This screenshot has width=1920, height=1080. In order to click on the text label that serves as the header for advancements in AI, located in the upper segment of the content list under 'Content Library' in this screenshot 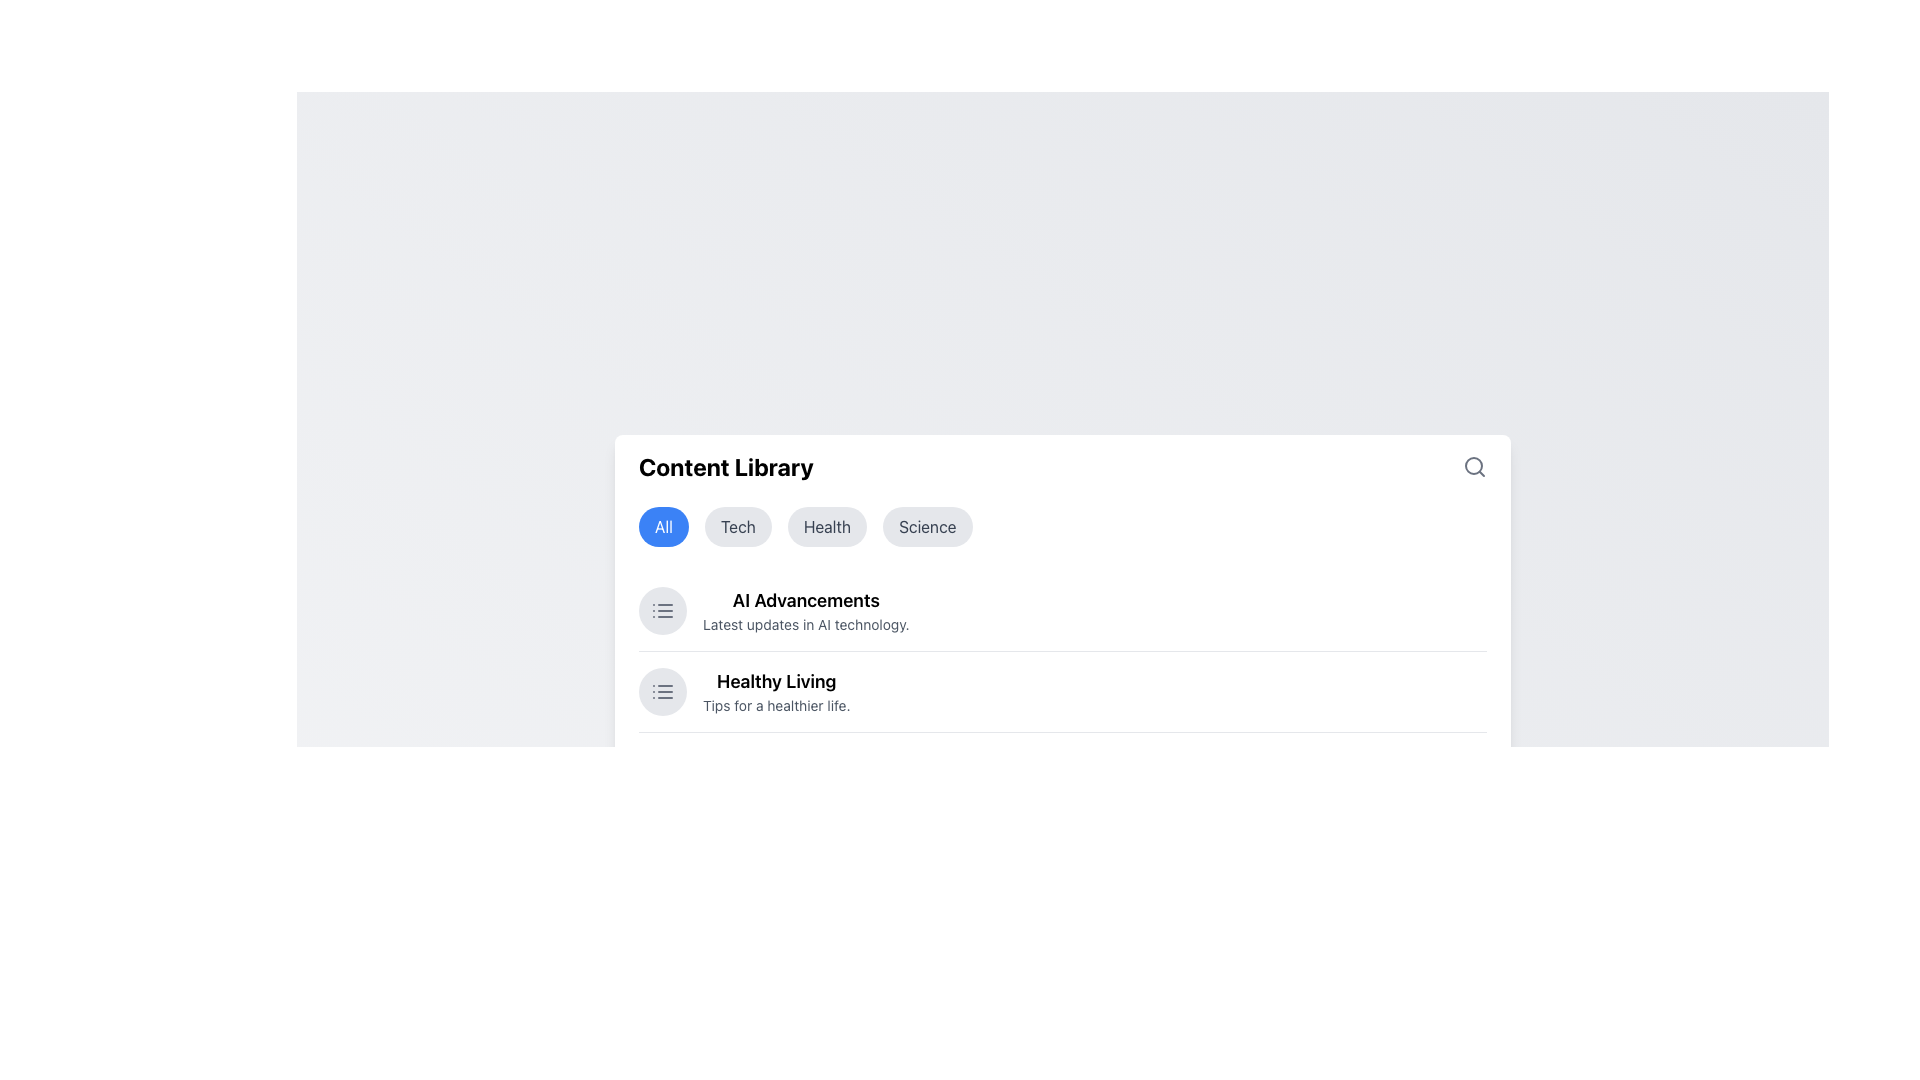, I will do `click(806, 600)`.